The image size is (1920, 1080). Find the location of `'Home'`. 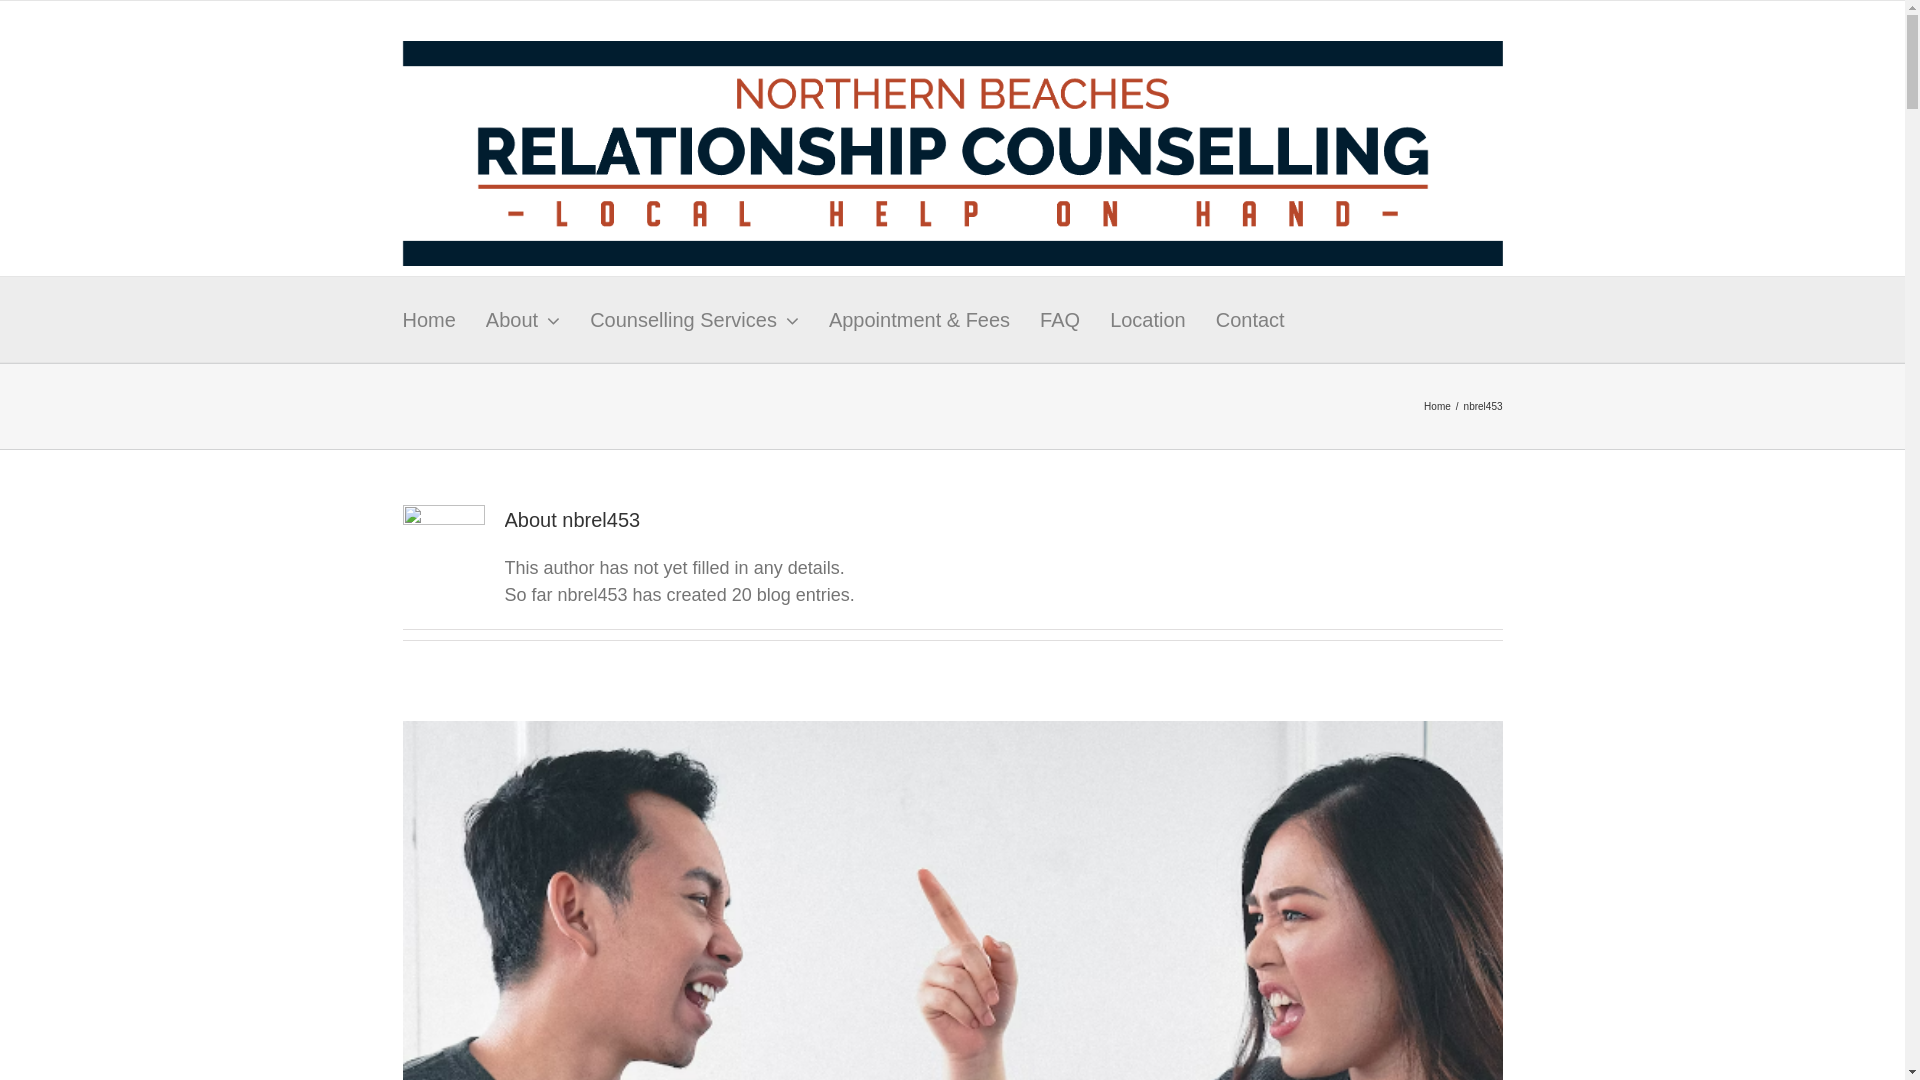

'Home' is located at coordinates (1436, 405).